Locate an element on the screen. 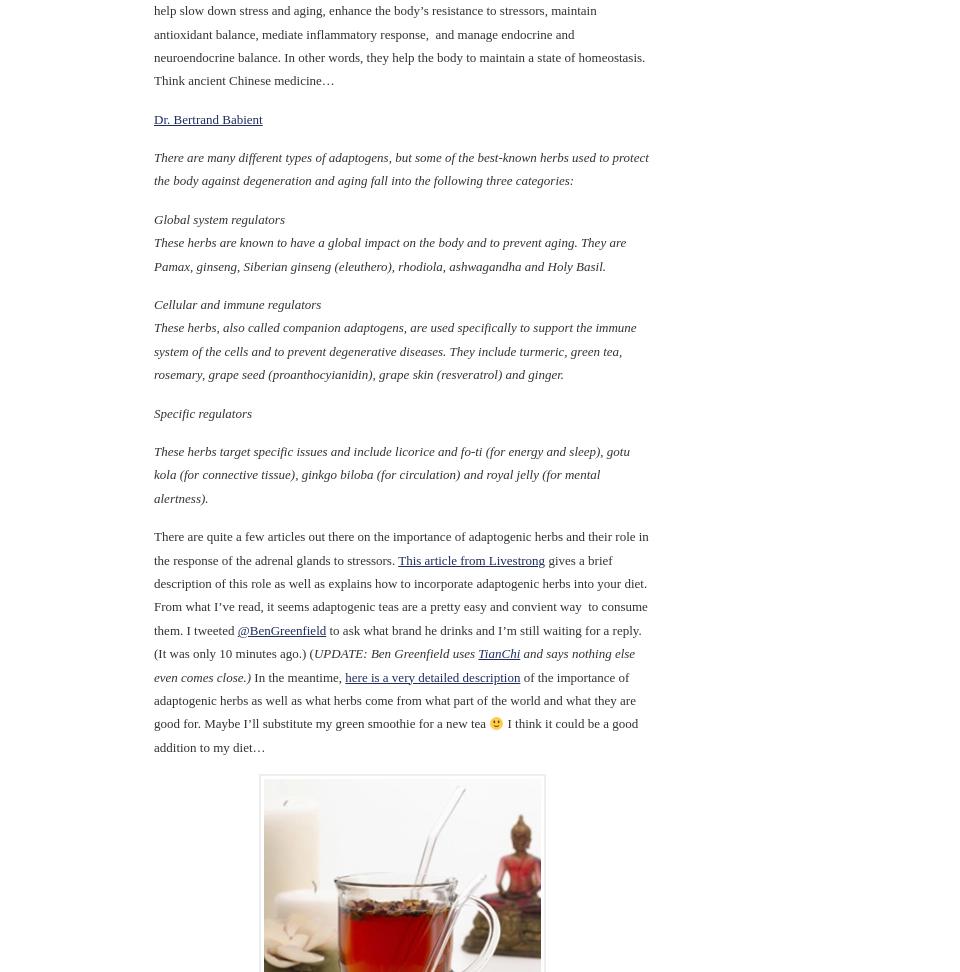 This screenshot has height=972, width=960. 'There are many different types of adaptogens, but some of the best-known herbs used to protect the body against degeneration and aging fall into the following three categories:' is located at coordinates (399, 169).